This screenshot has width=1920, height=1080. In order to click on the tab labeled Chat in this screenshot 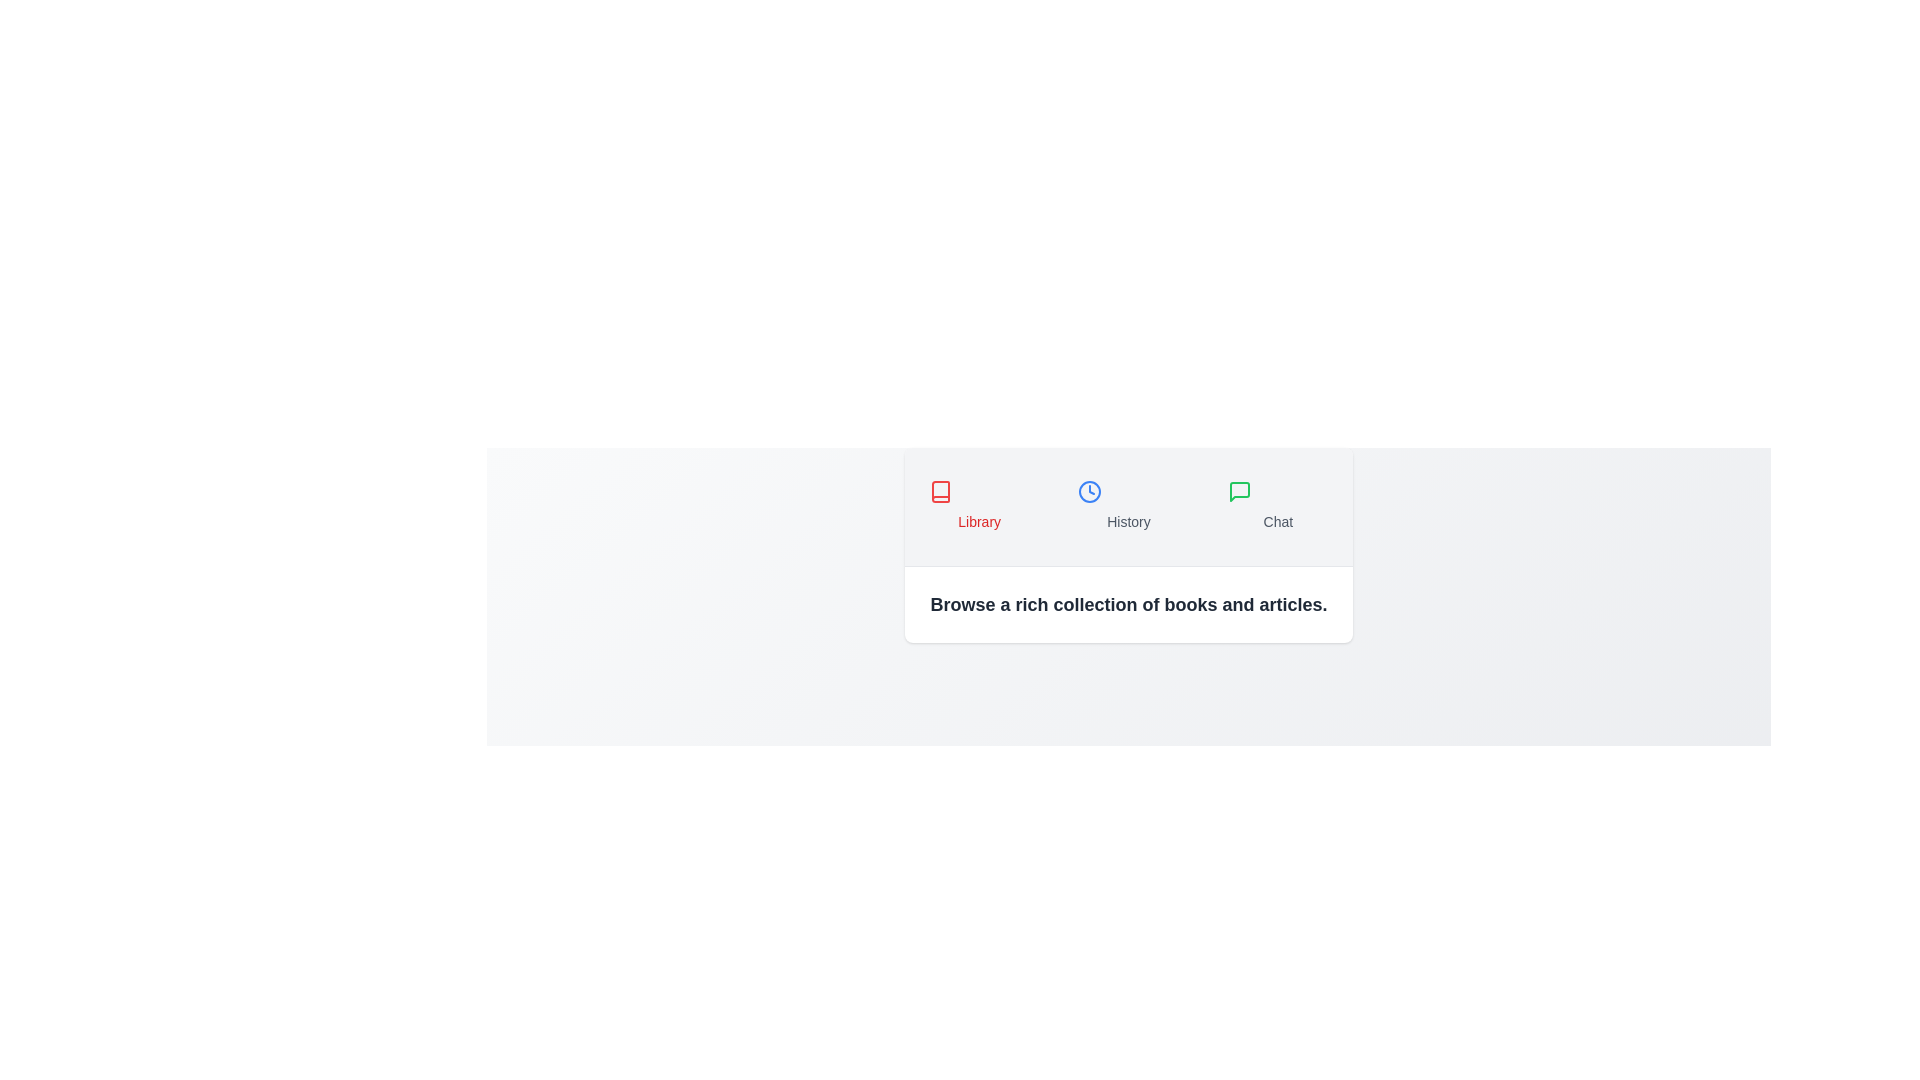, I will do `click(1277, 505)`.